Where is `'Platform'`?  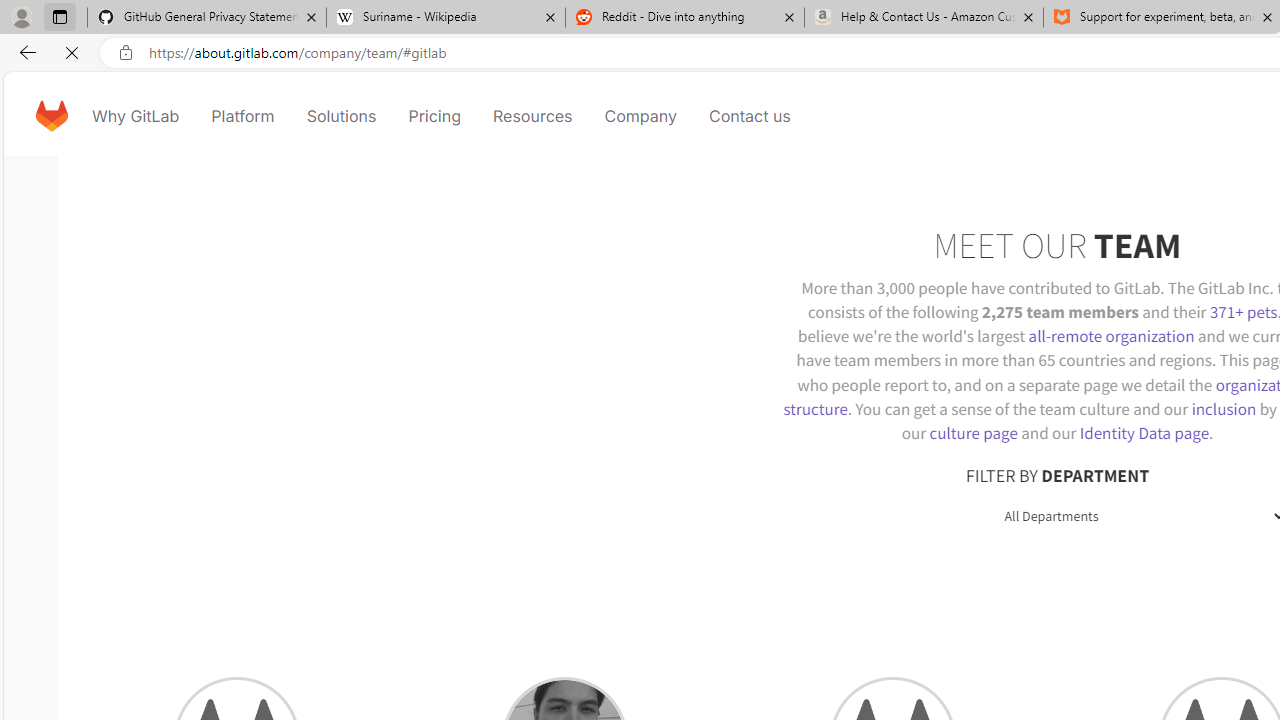
'Platform' is located at coordinates (242, 115).